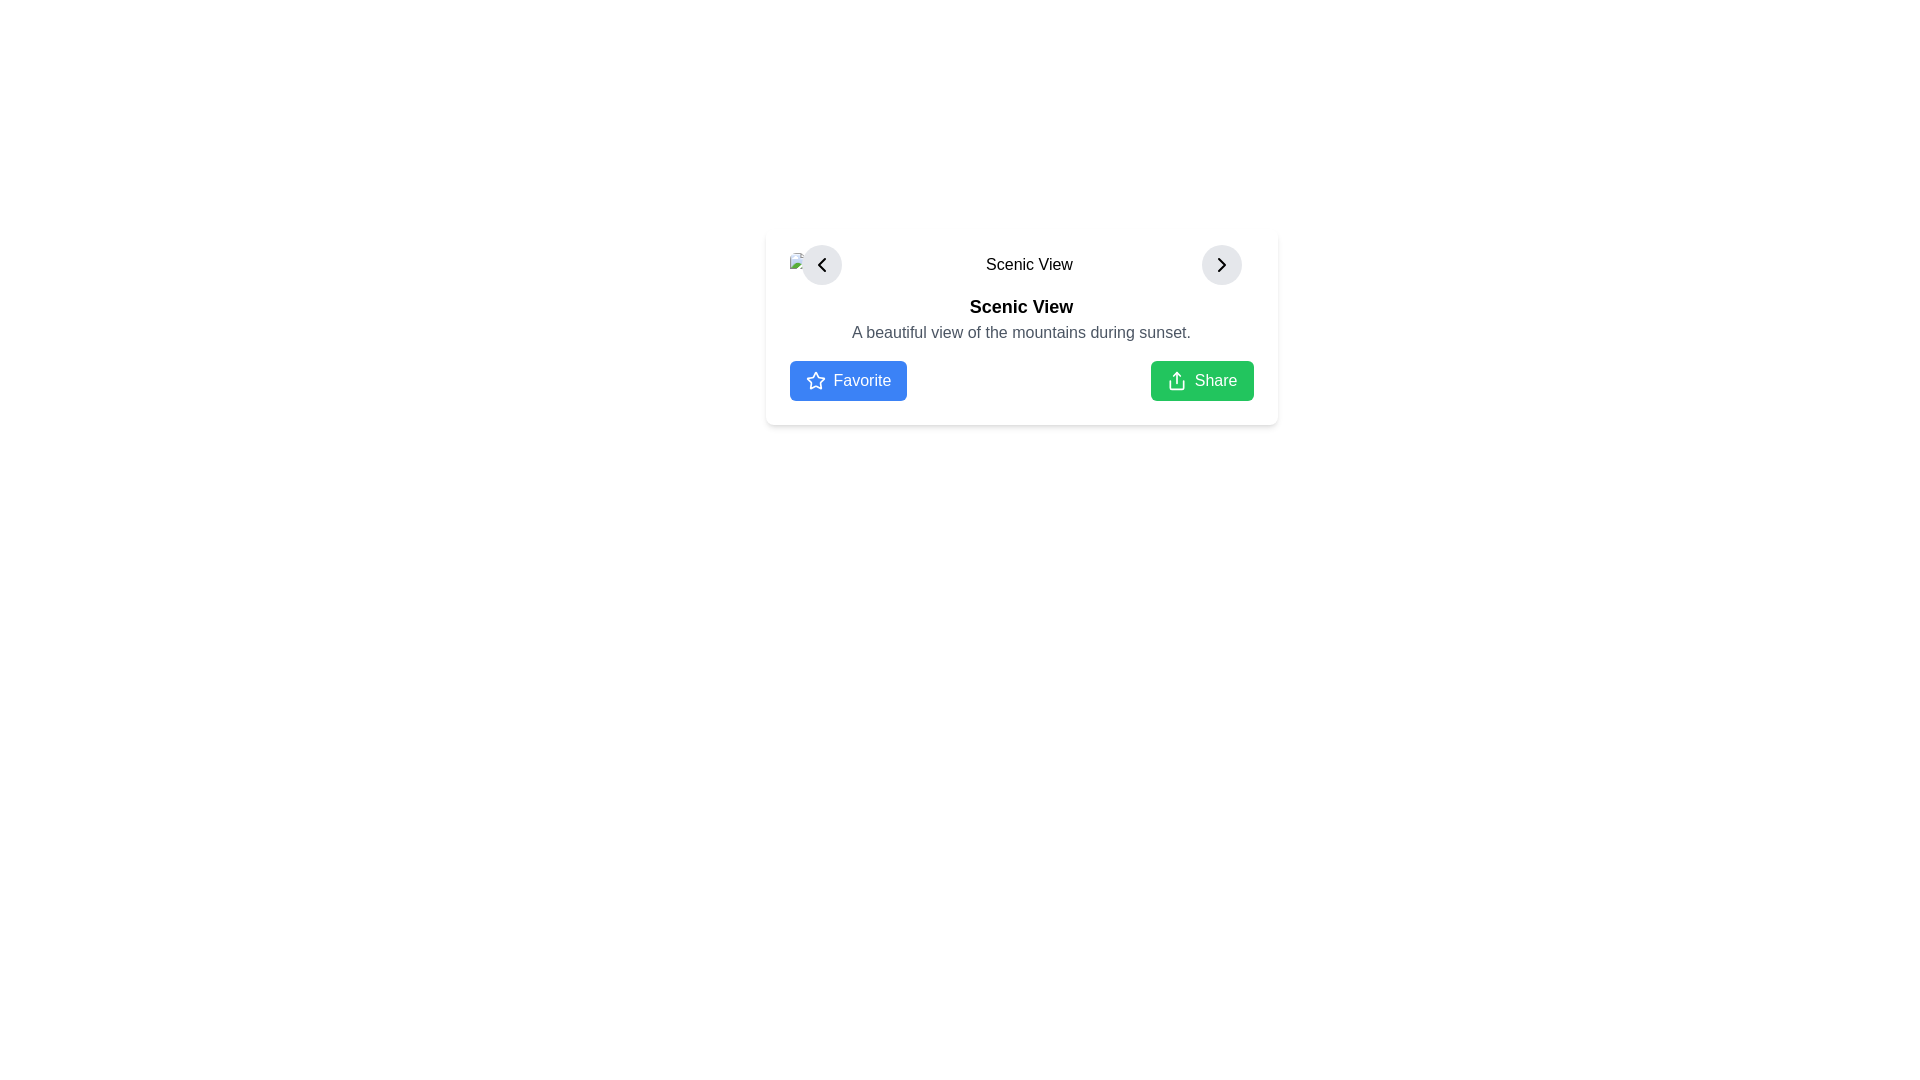 This screenshot has height=1080, width=1920. What do you see at coordinates (815, 381) in the screenshot?
I see `the 'Favorite' icon, which resembles a star and is located to the left of the button's text label` at bounding box center [815, 381].